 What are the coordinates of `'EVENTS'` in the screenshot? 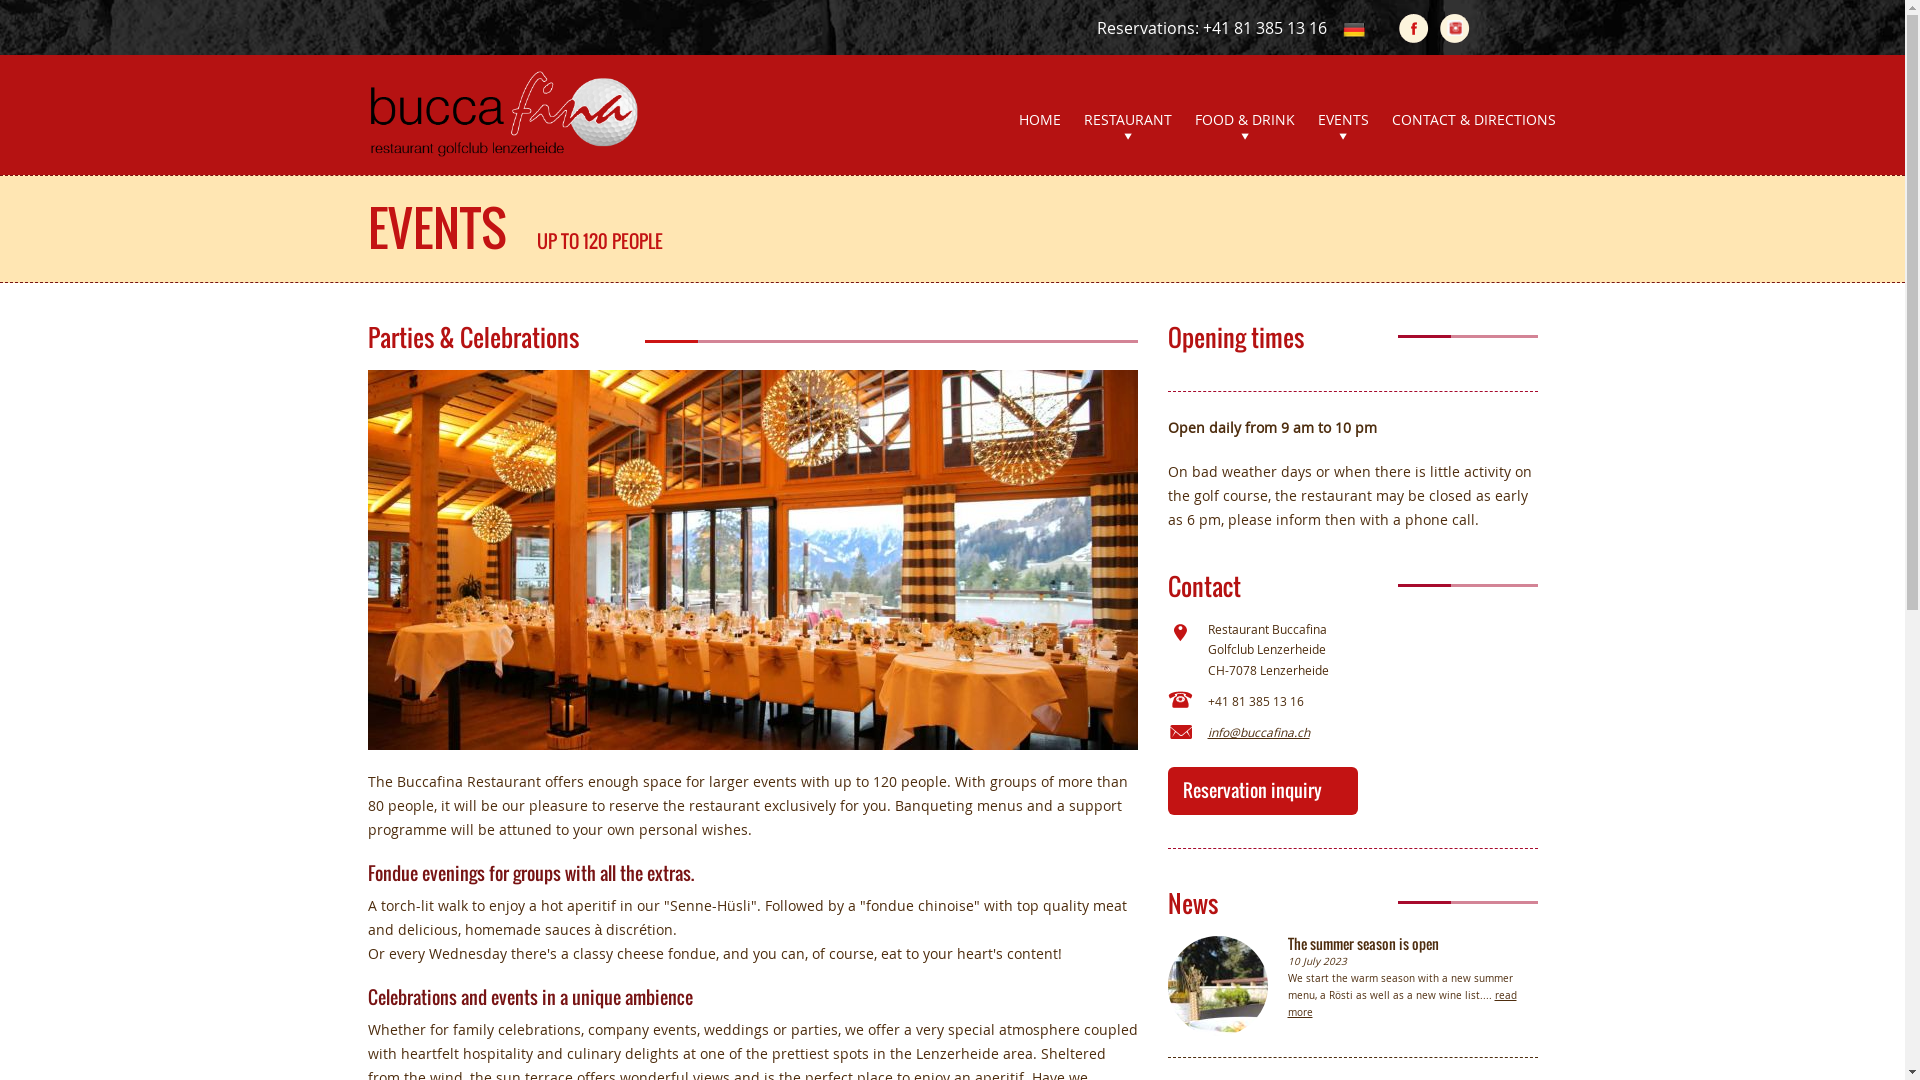 It's located at (1343, 130).